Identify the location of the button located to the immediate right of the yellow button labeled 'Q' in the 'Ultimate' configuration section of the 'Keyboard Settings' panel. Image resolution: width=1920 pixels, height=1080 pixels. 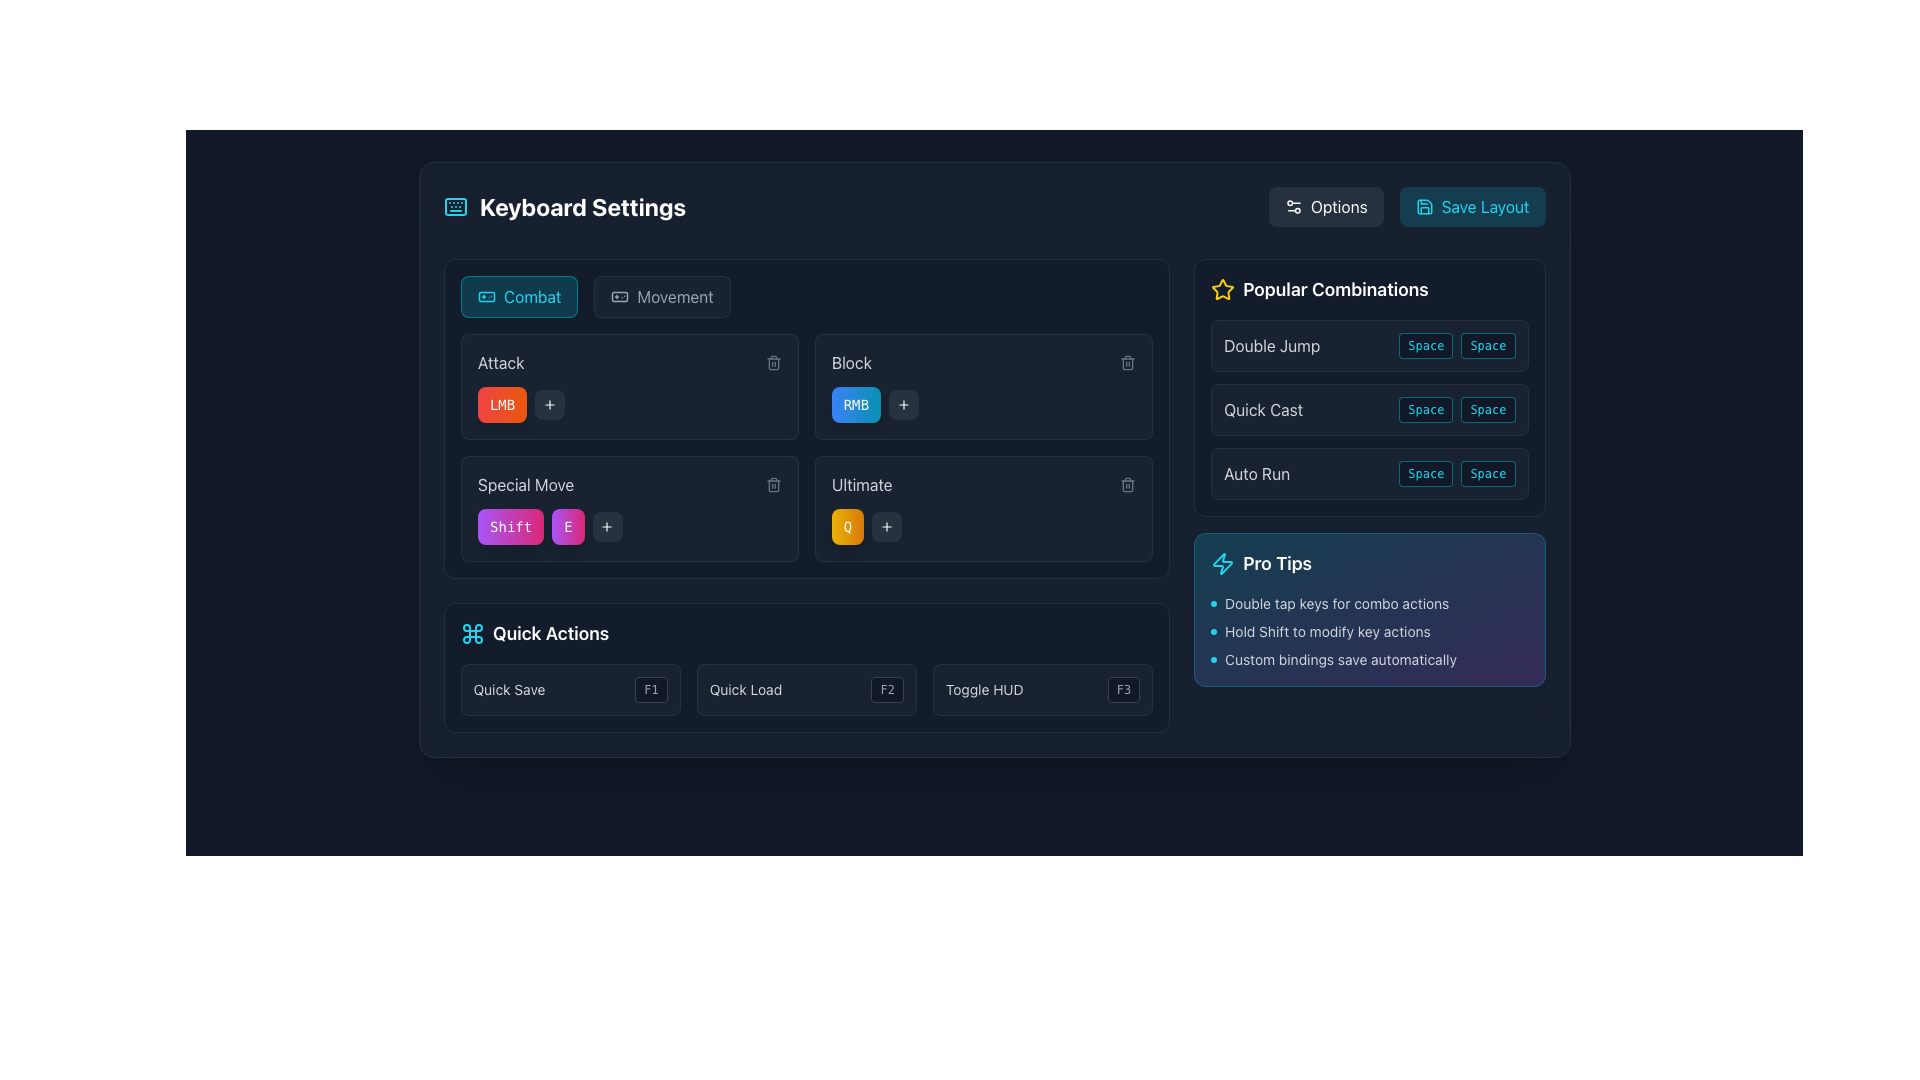
(886, 526).